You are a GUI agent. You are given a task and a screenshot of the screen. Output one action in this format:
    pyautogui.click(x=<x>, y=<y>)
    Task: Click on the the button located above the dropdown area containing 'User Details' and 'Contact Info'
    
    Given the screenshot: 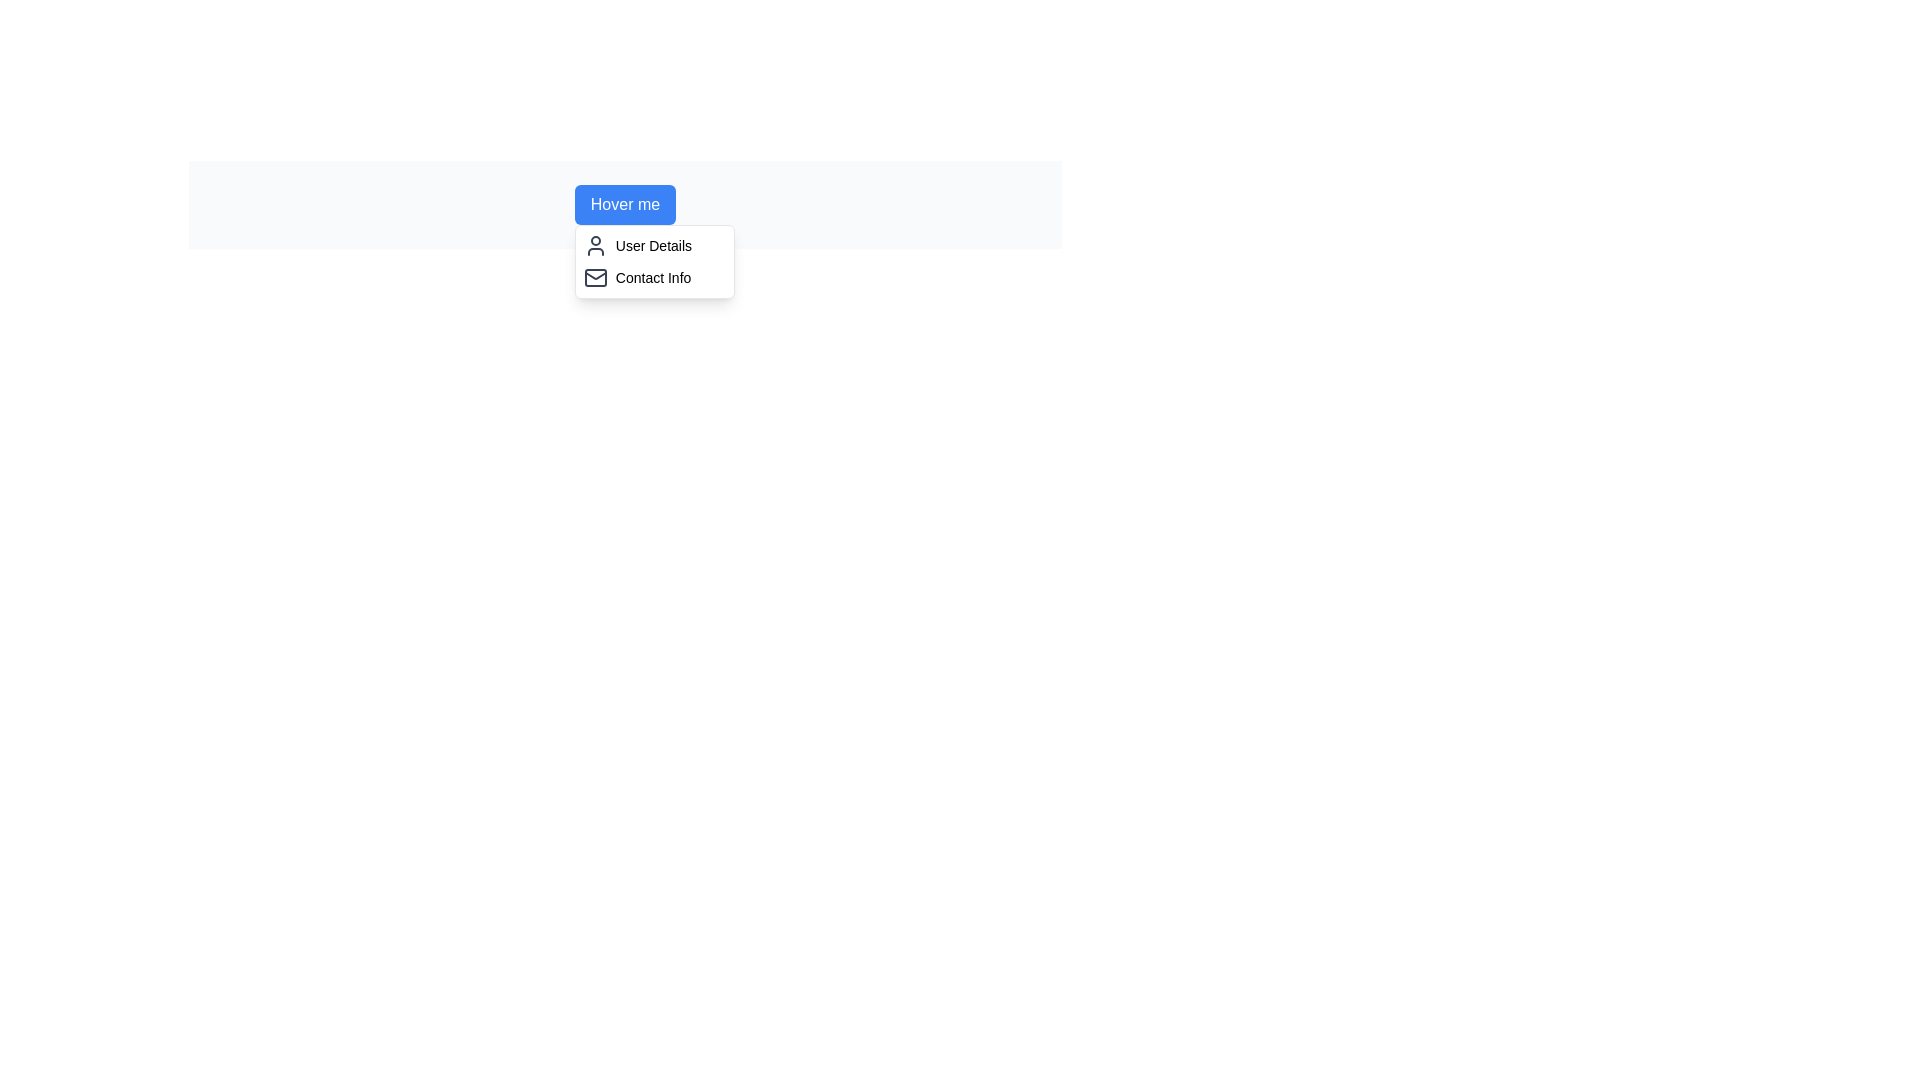 What is the action you would take?
    pyautogui.click(x=624, y=204)
    